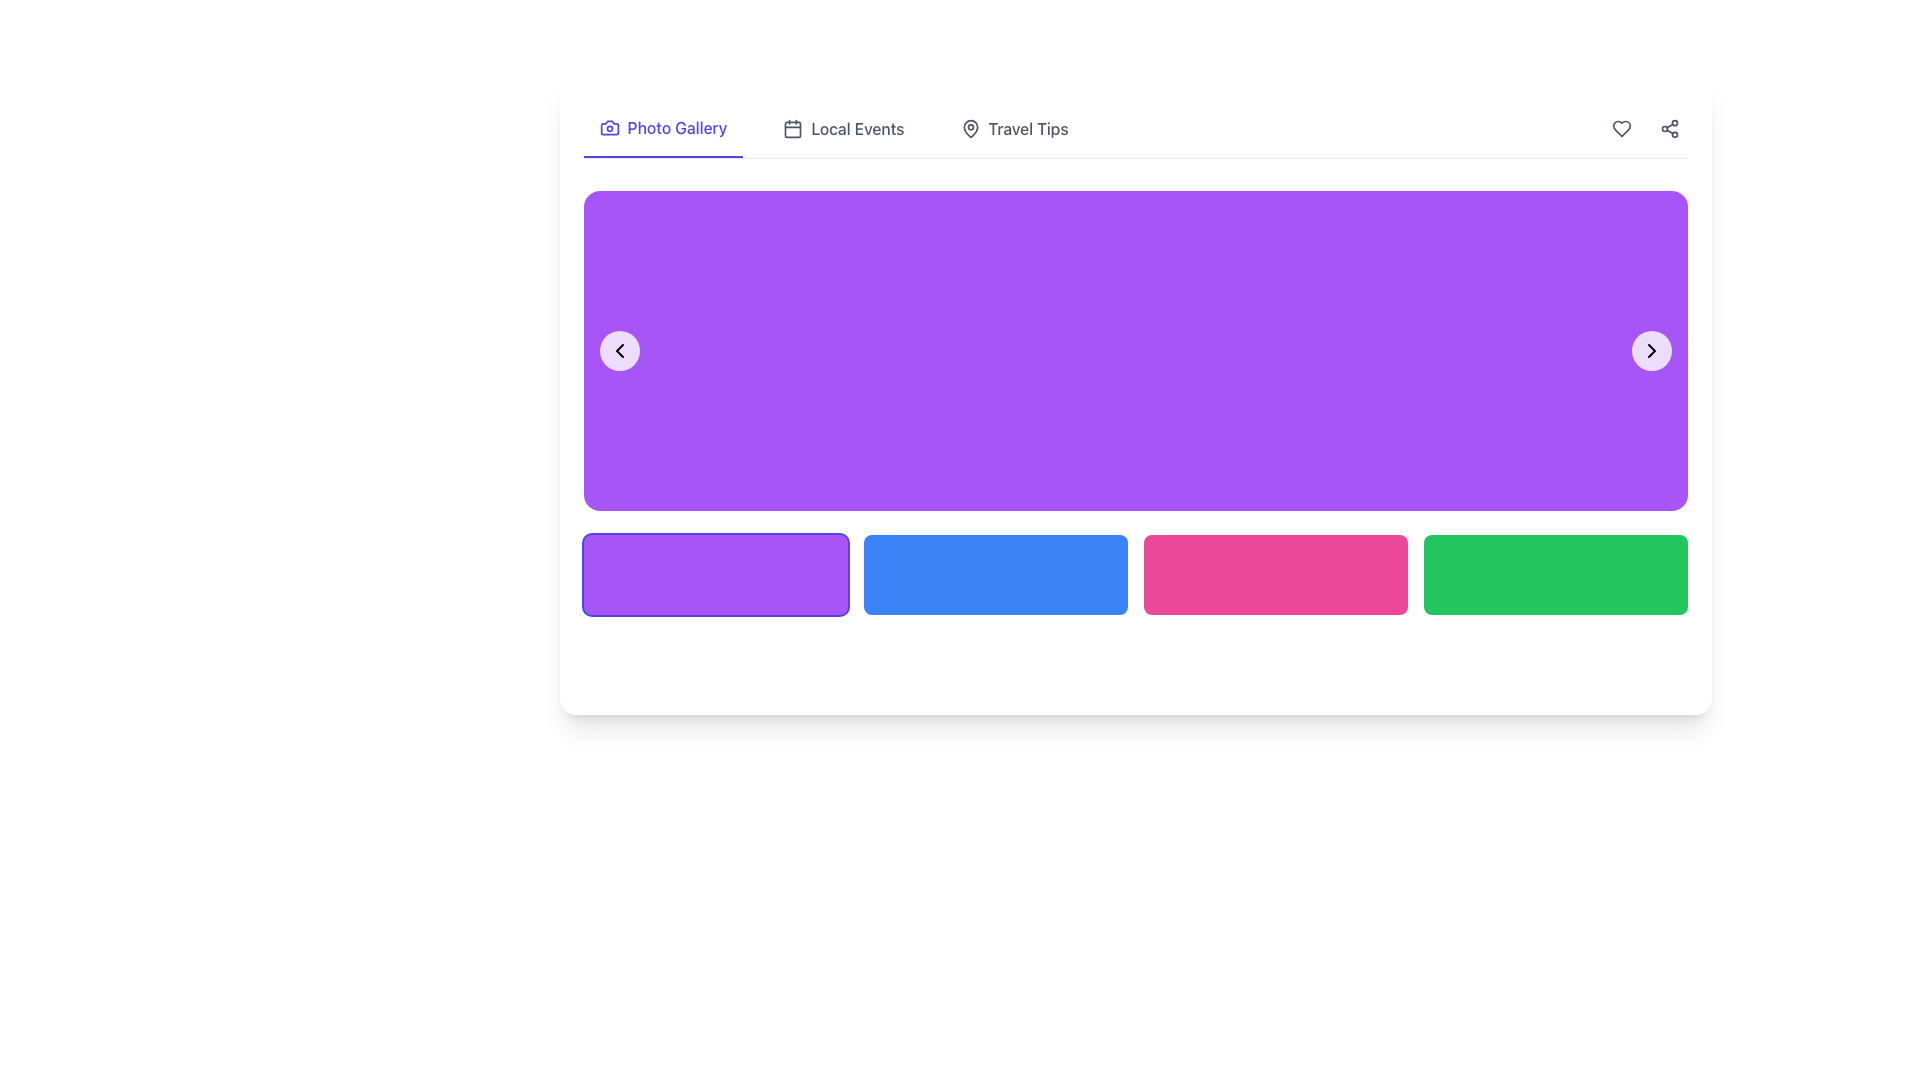 The width and height of the screenshot is (1920, 1080). Describe the element at coordinates (1669, 128) in the screenshot. I see `the 'Share' icon button located in the top-right corner of the layout` at that location.